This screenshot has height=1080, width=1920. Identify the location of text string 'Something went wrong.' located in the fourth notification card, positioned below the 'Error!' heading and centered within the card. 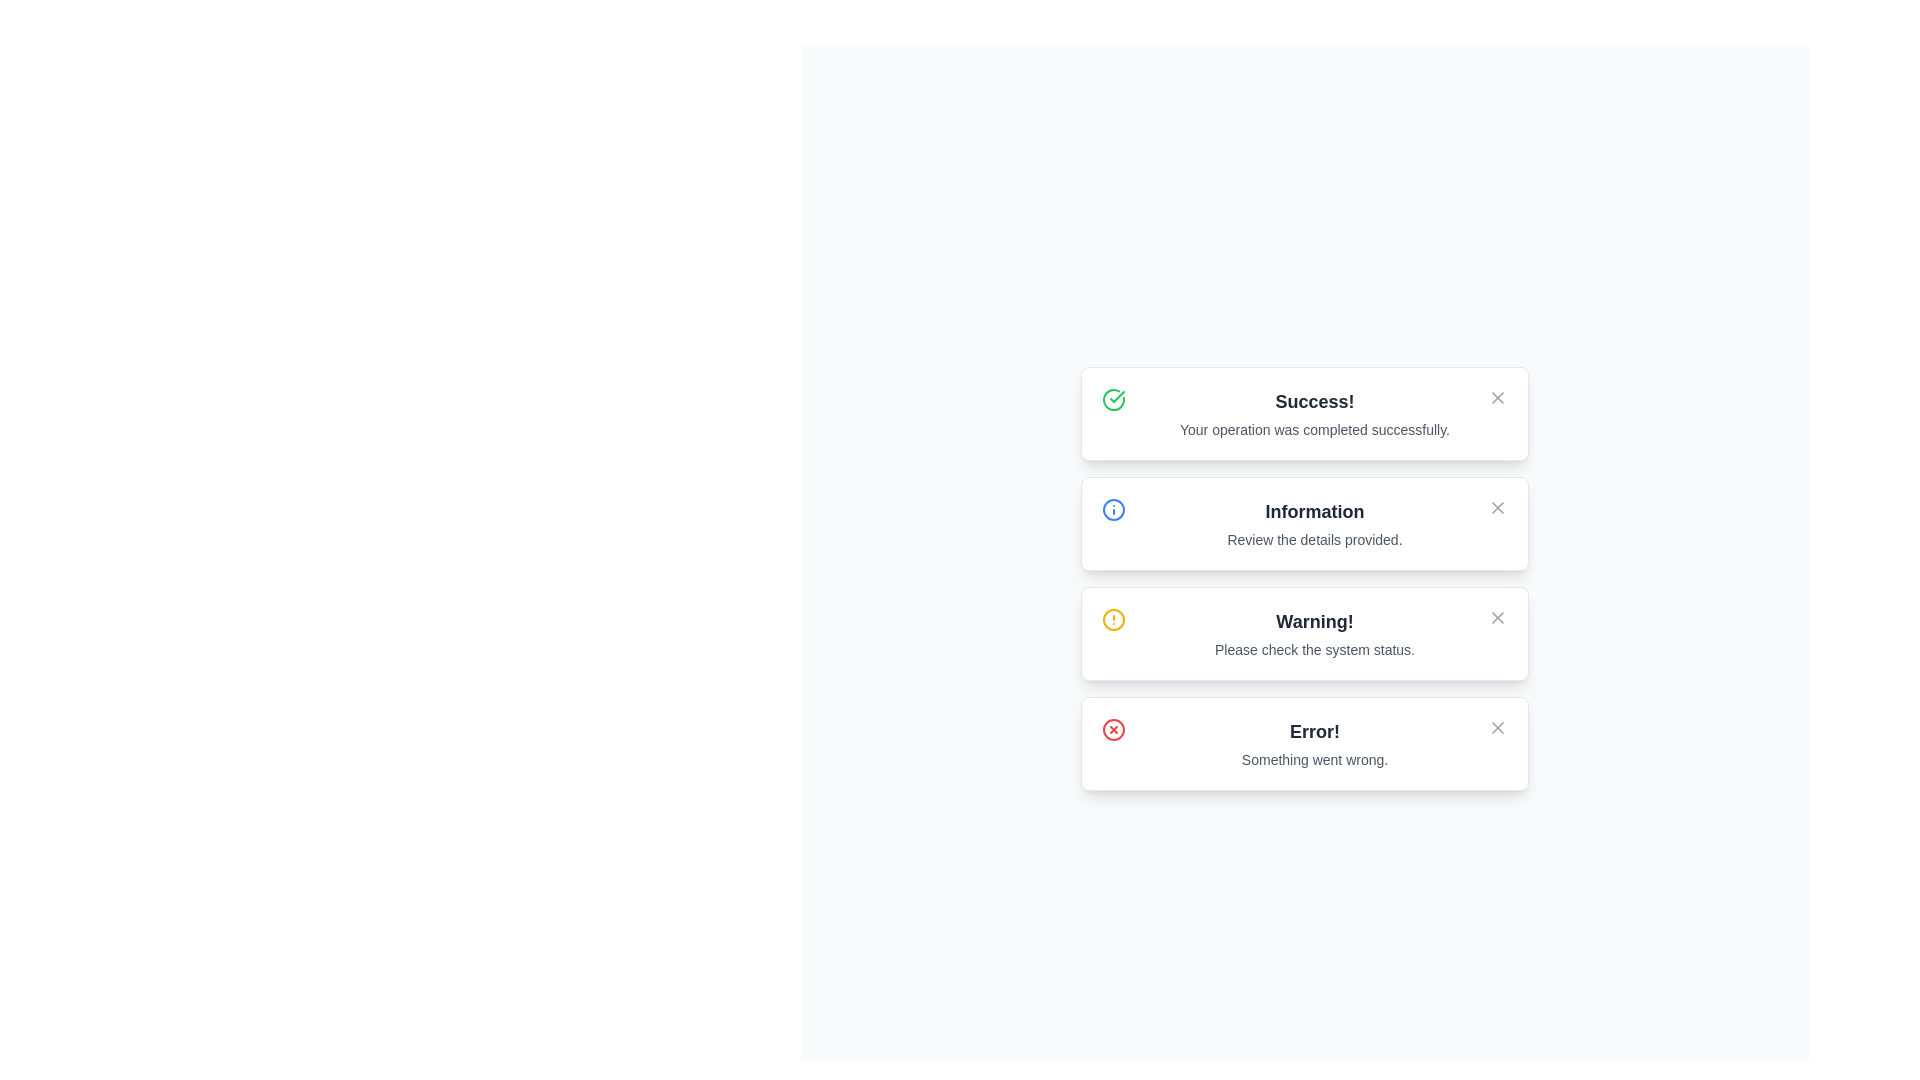
(1315, 759).